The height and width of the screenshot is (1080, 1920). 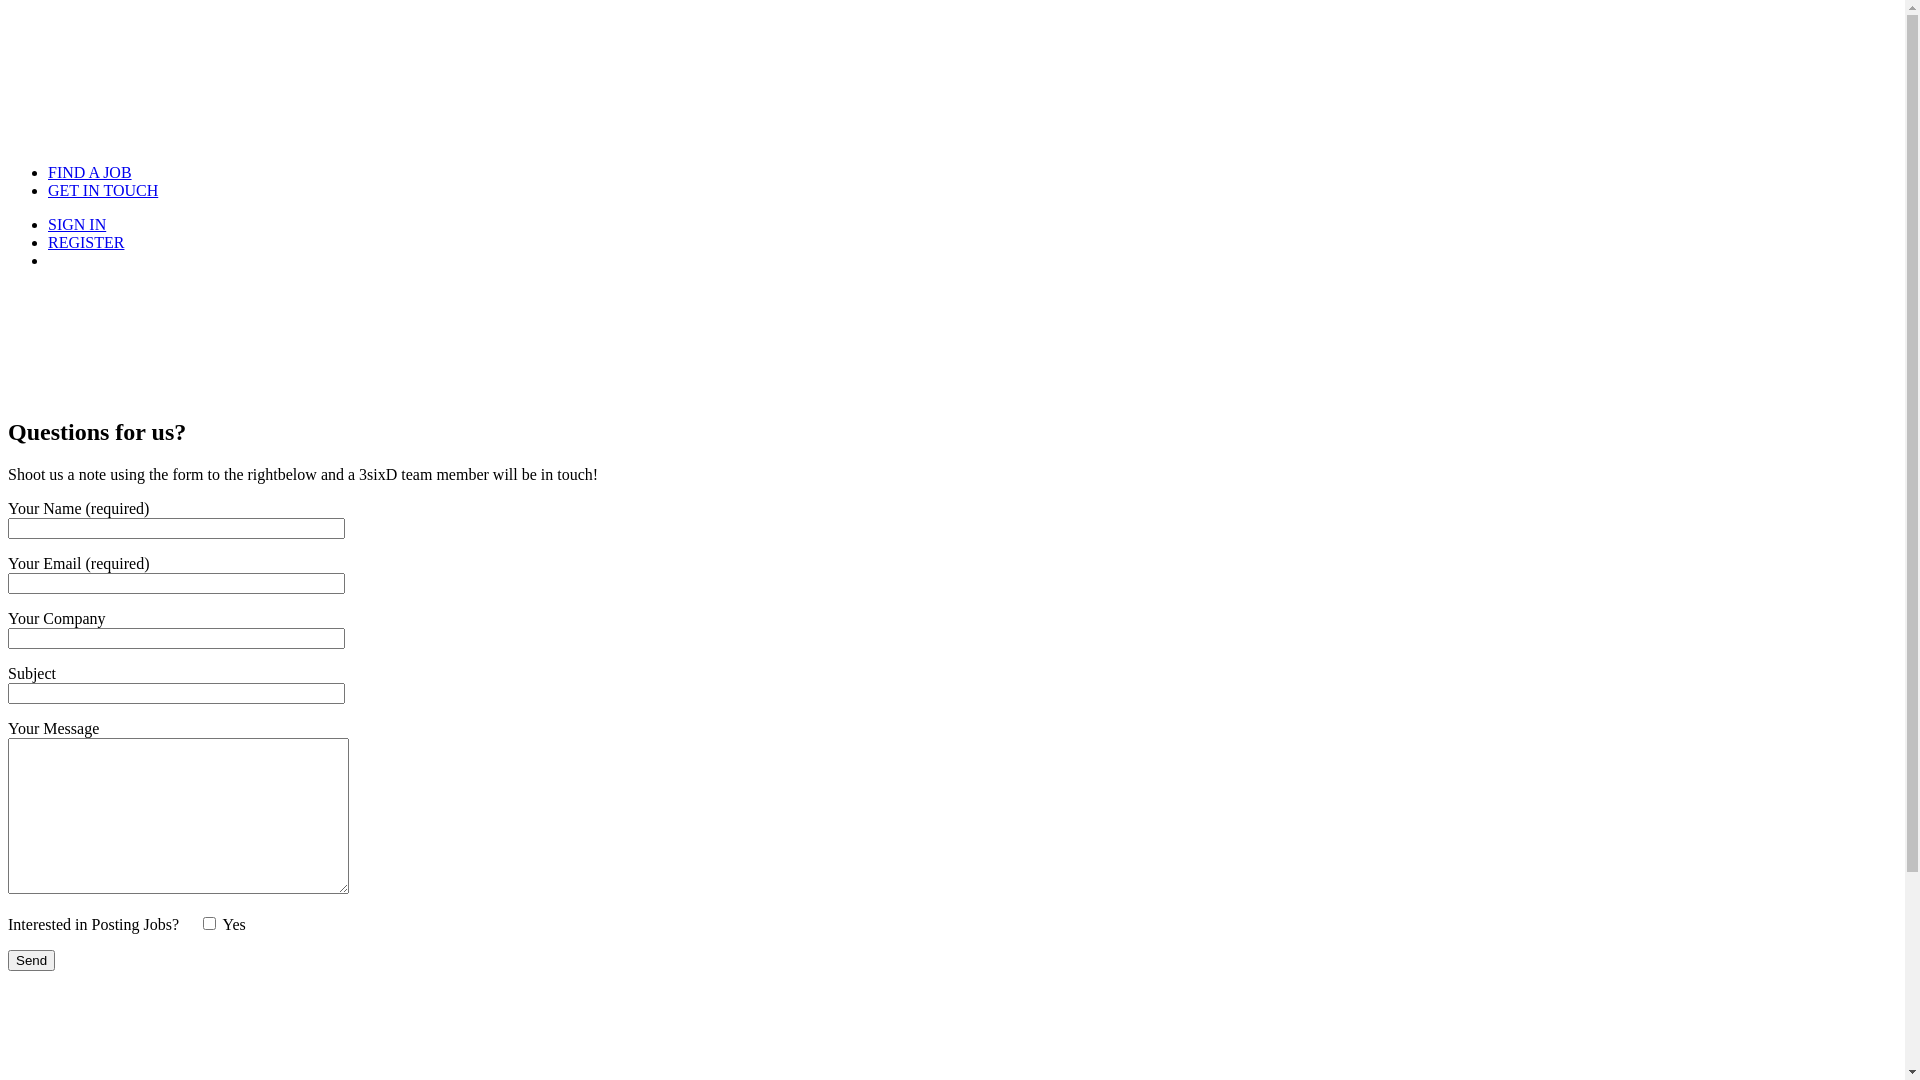 I want to click on 'FIND A JOB', so click(x=89, y=171).